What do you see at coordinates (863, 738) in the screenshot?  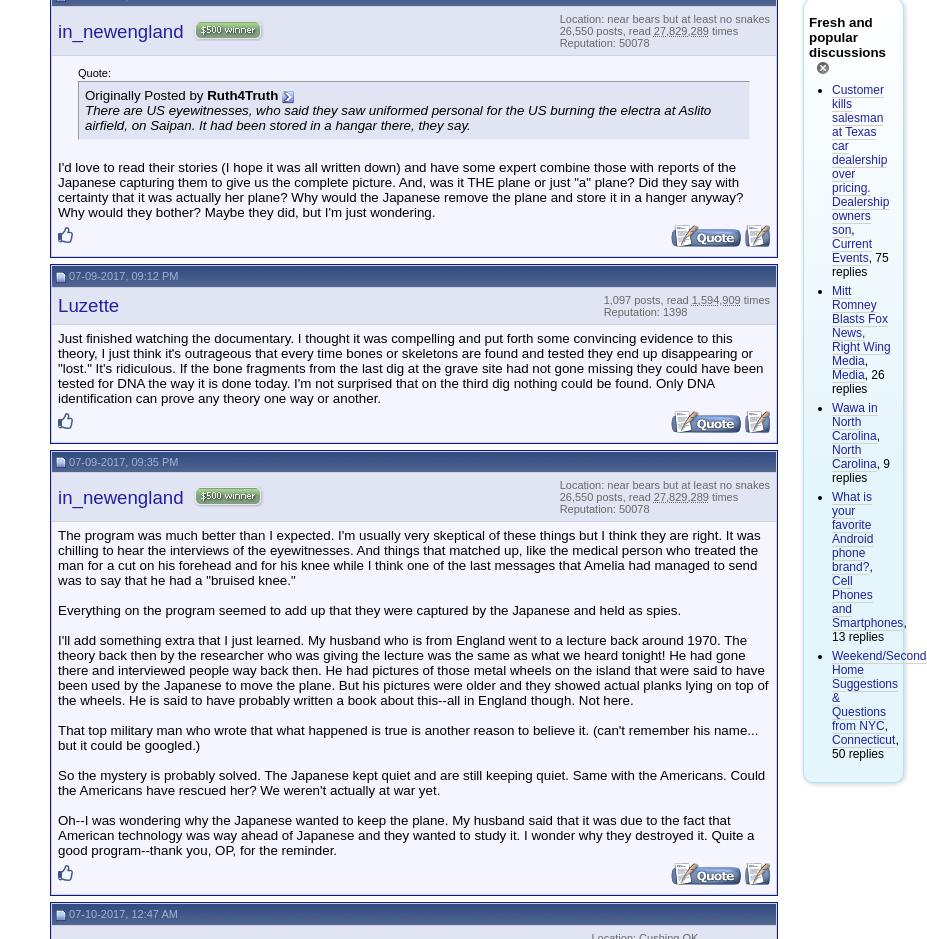 I see `'Connecticut'` at bounding box center [863, 738].